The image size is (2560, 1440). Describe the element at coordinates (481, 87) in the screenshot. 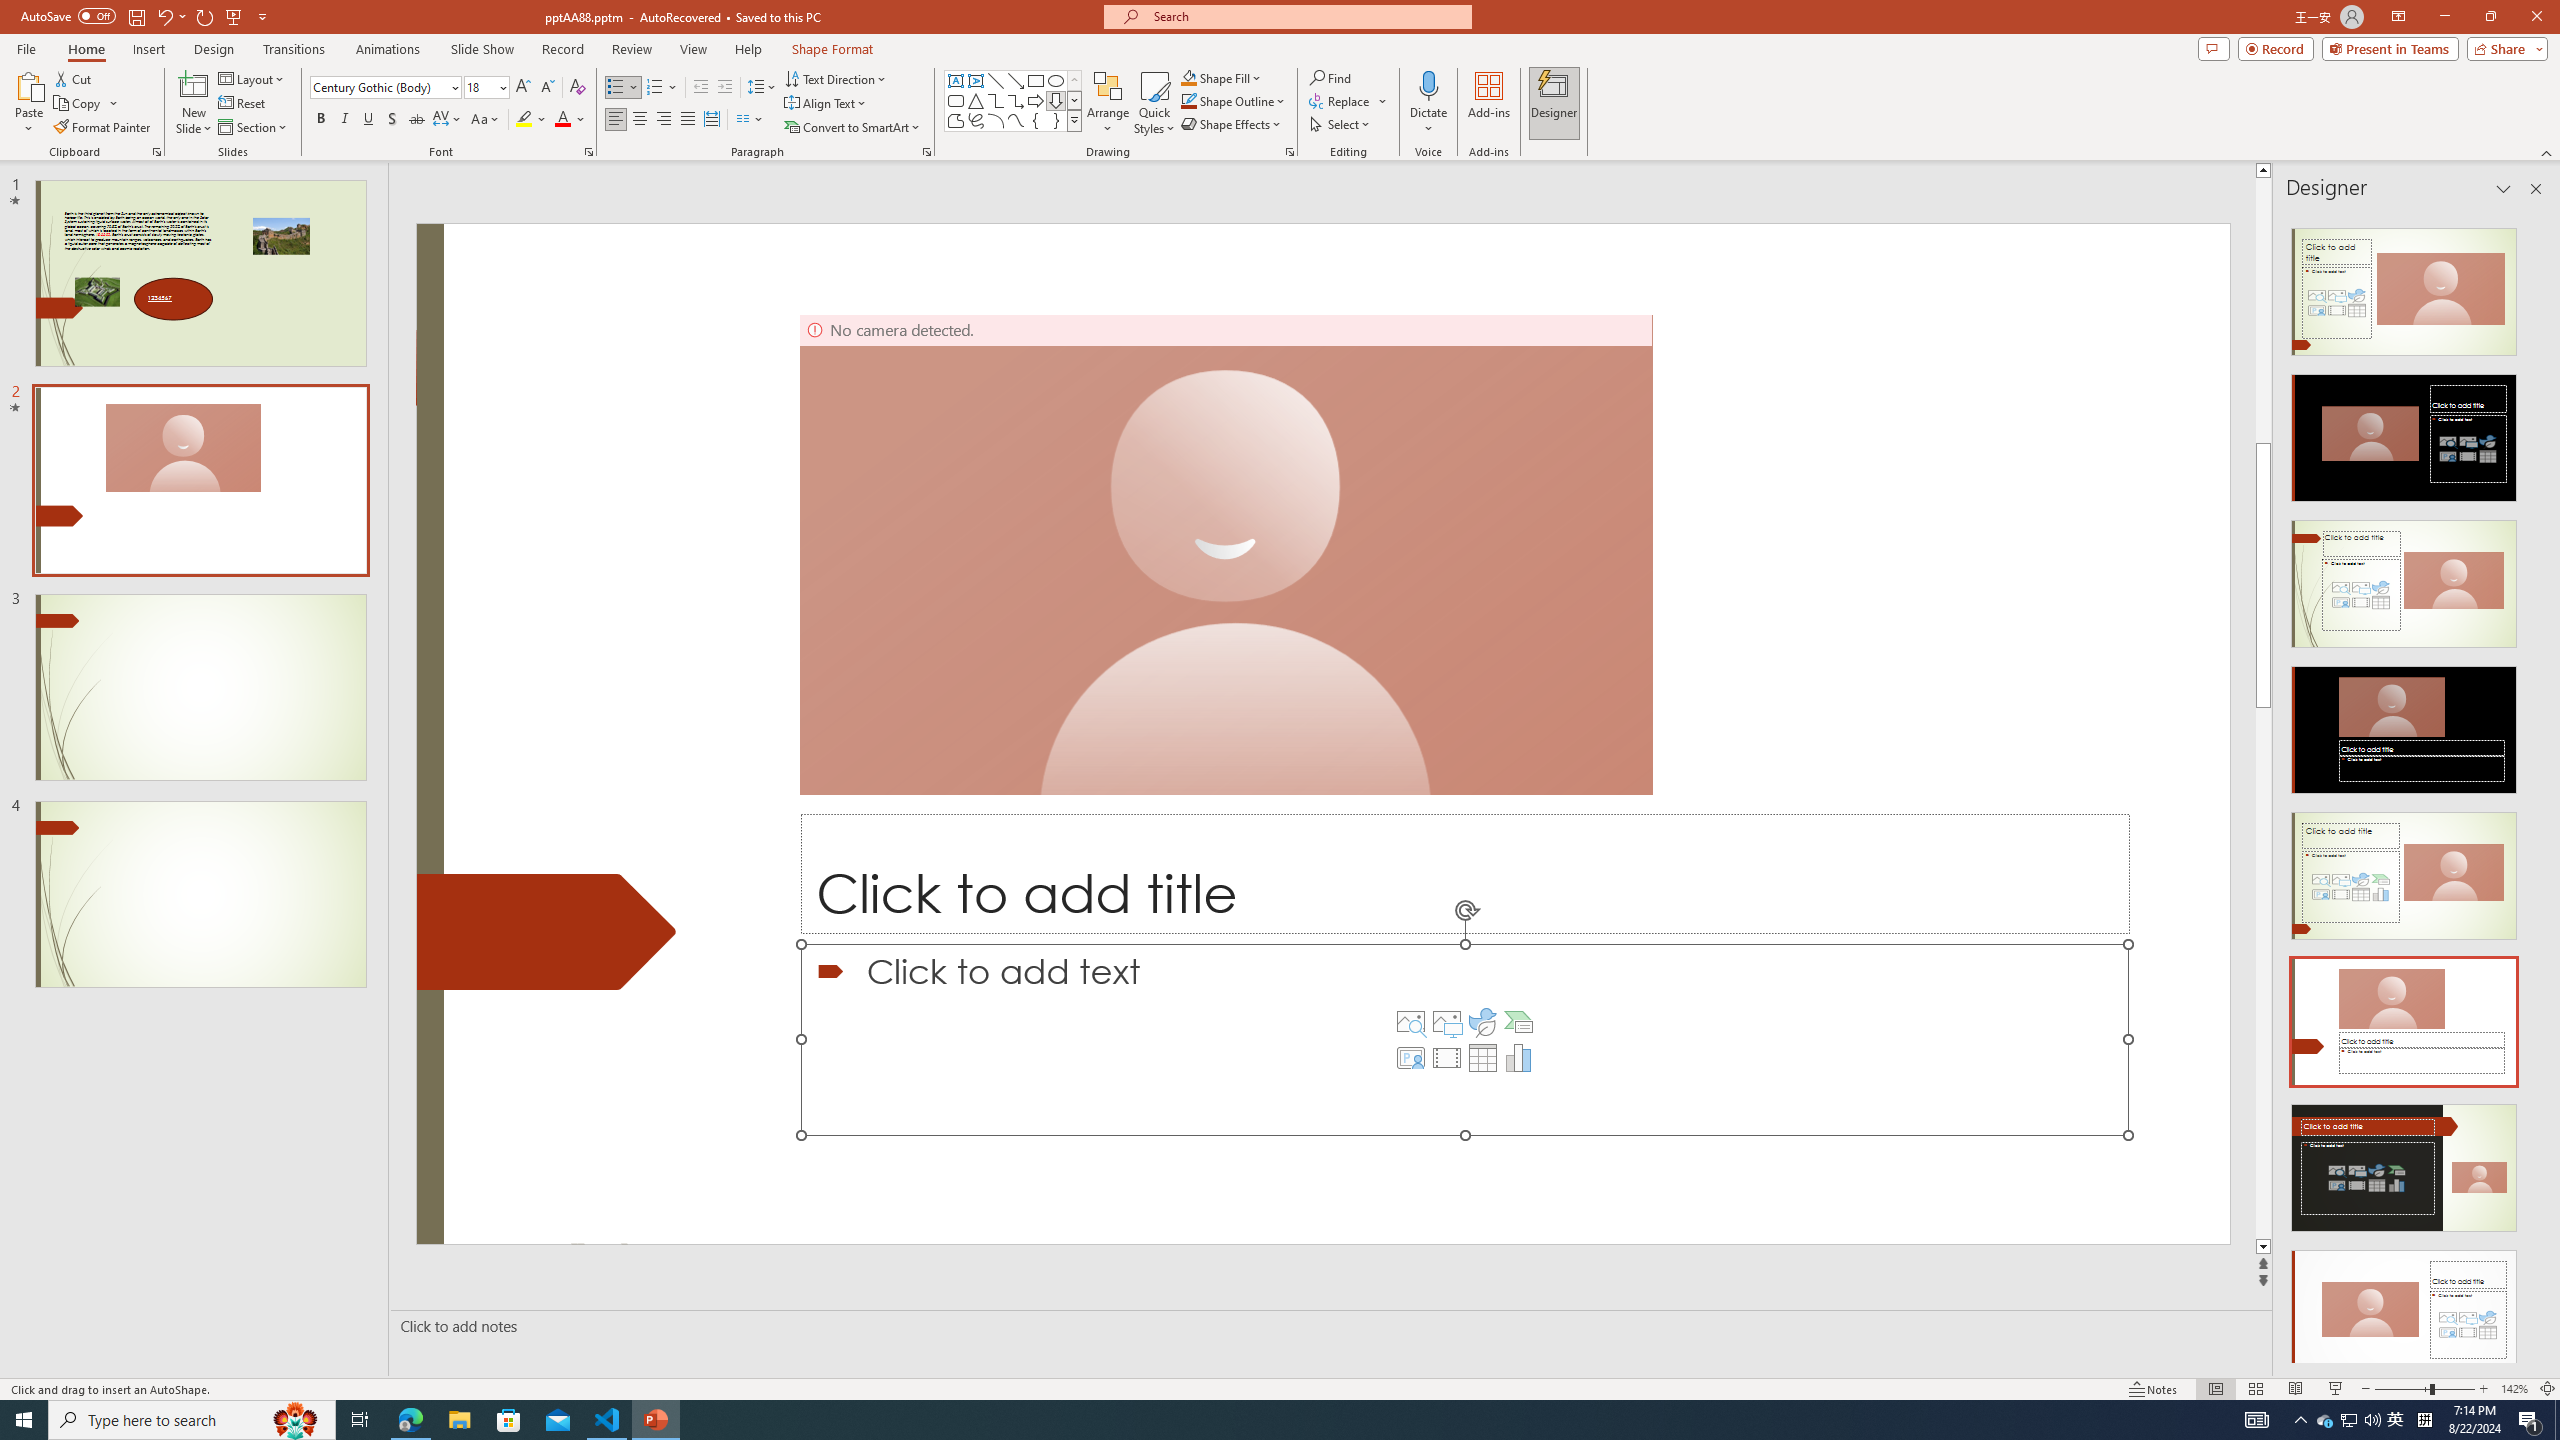

I see `'Font Size'` at that location.